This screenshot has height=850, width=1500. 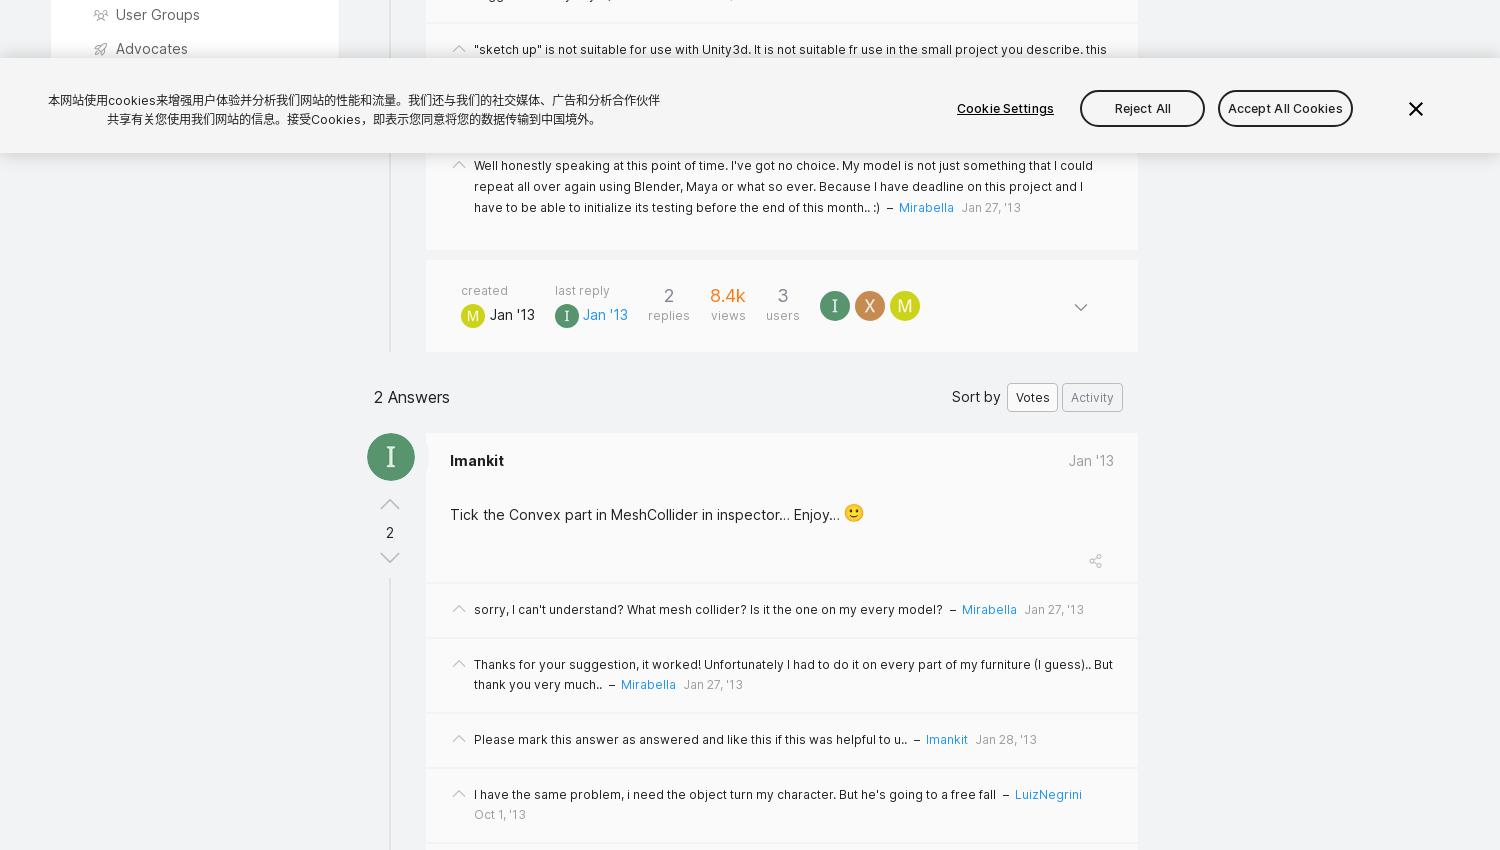 I want to click on 'users', so click(x=783, y=315).